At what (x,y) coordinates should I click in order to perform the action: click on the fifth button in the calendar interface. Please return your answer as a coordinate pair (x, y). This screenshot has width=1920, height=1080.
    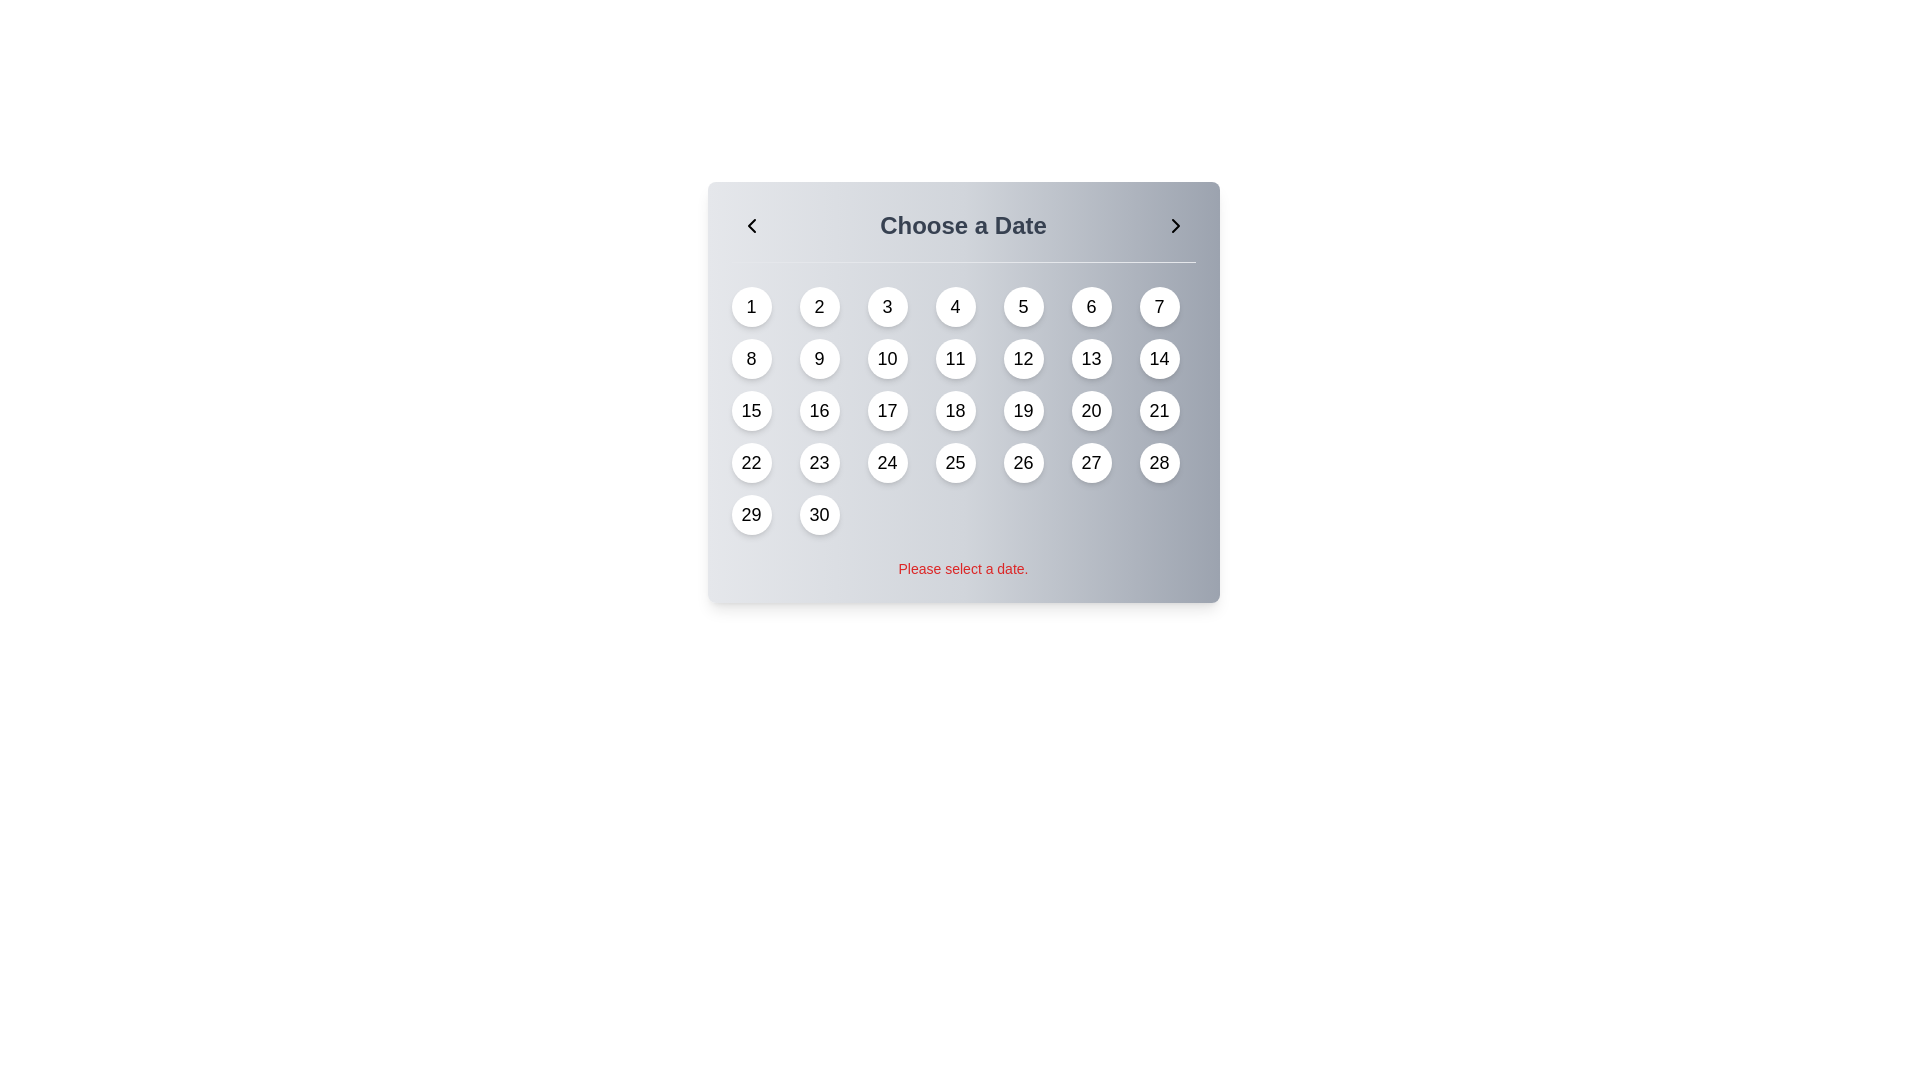
    Looking at the image, I should click on (1023, 307).